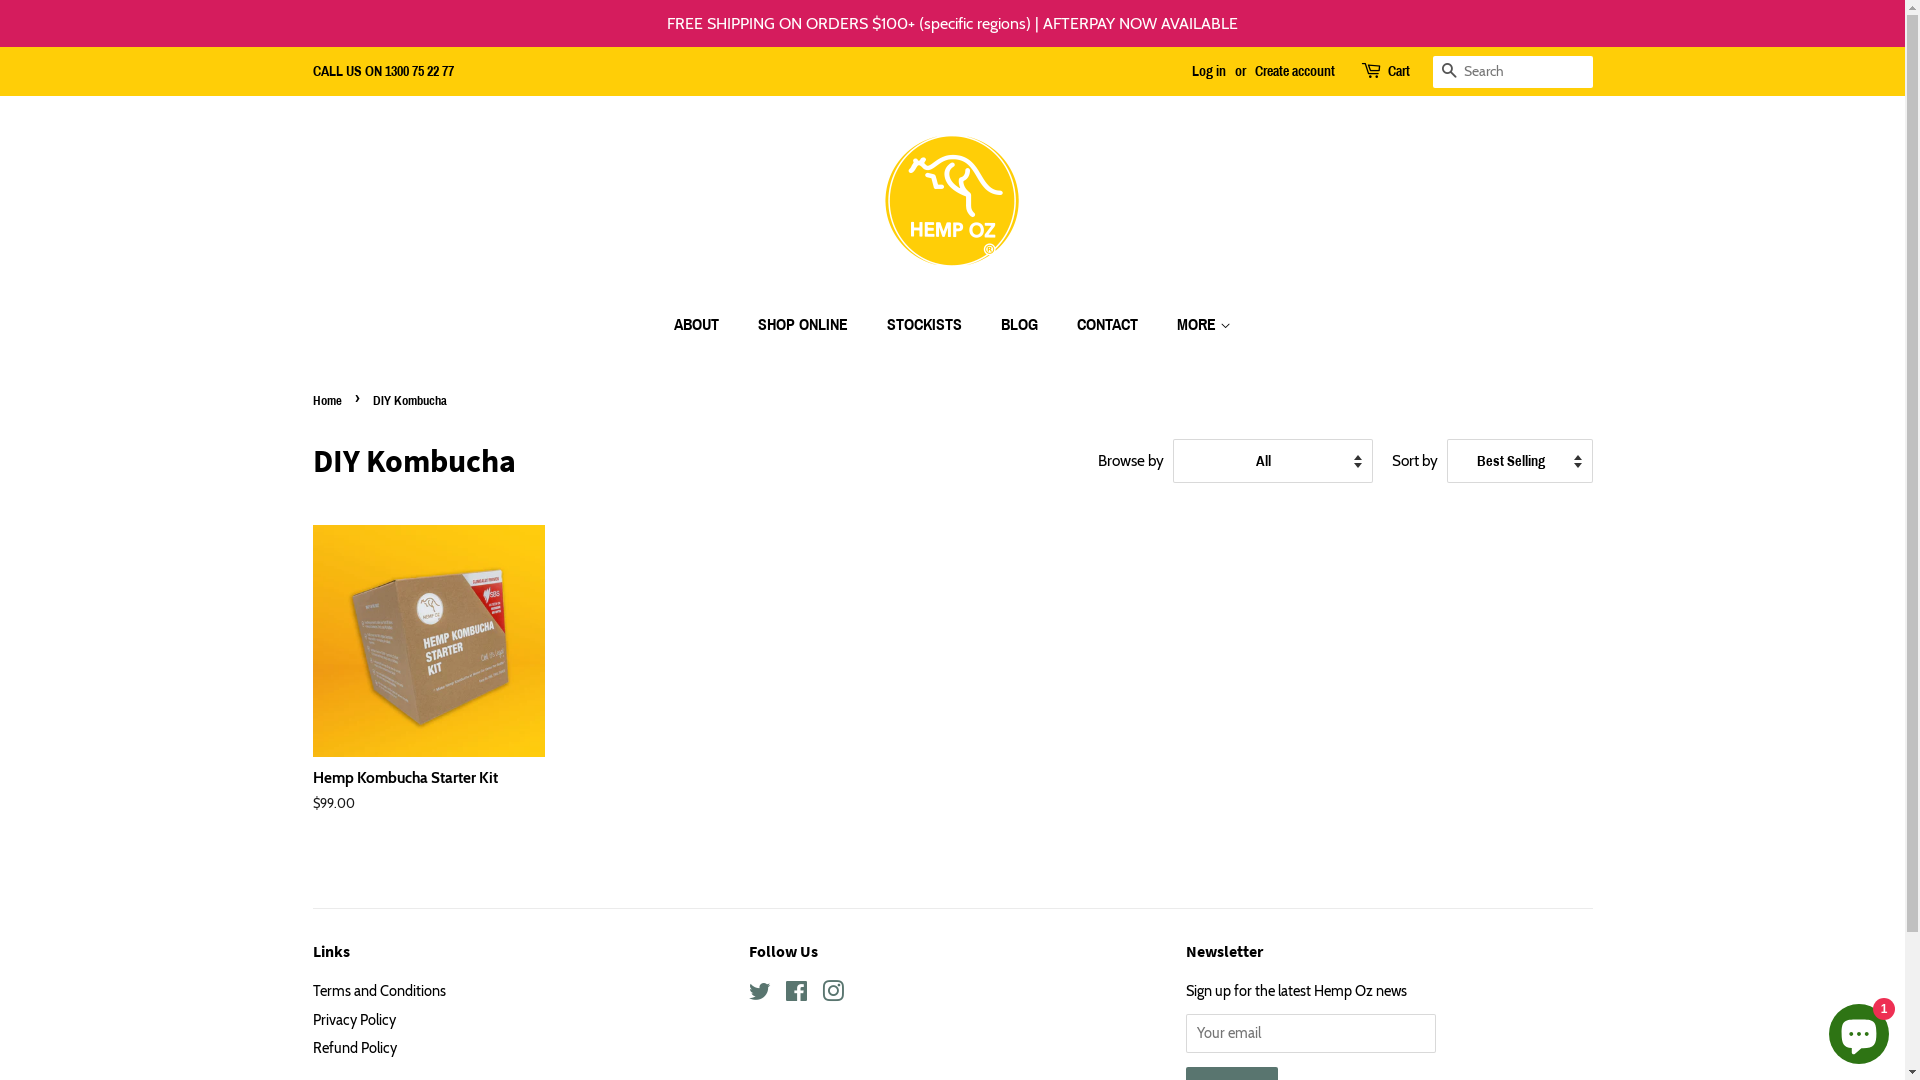  What do you see at coordinates (1208, 70) in the screenshot?
I see `'Log in'` at bounding box center [1208, 70].